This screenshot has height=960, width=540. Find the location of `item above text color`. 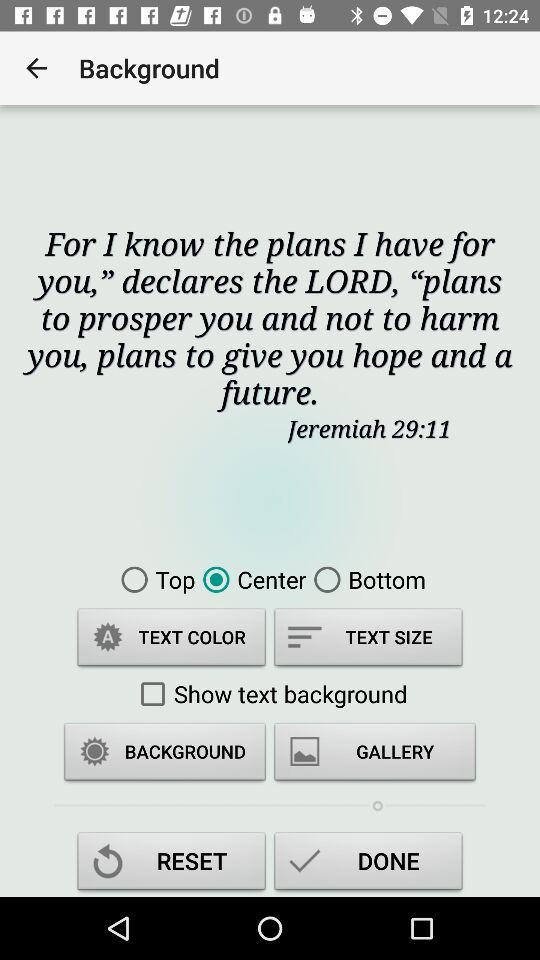

item above text color is located at coordinates (153, 579).